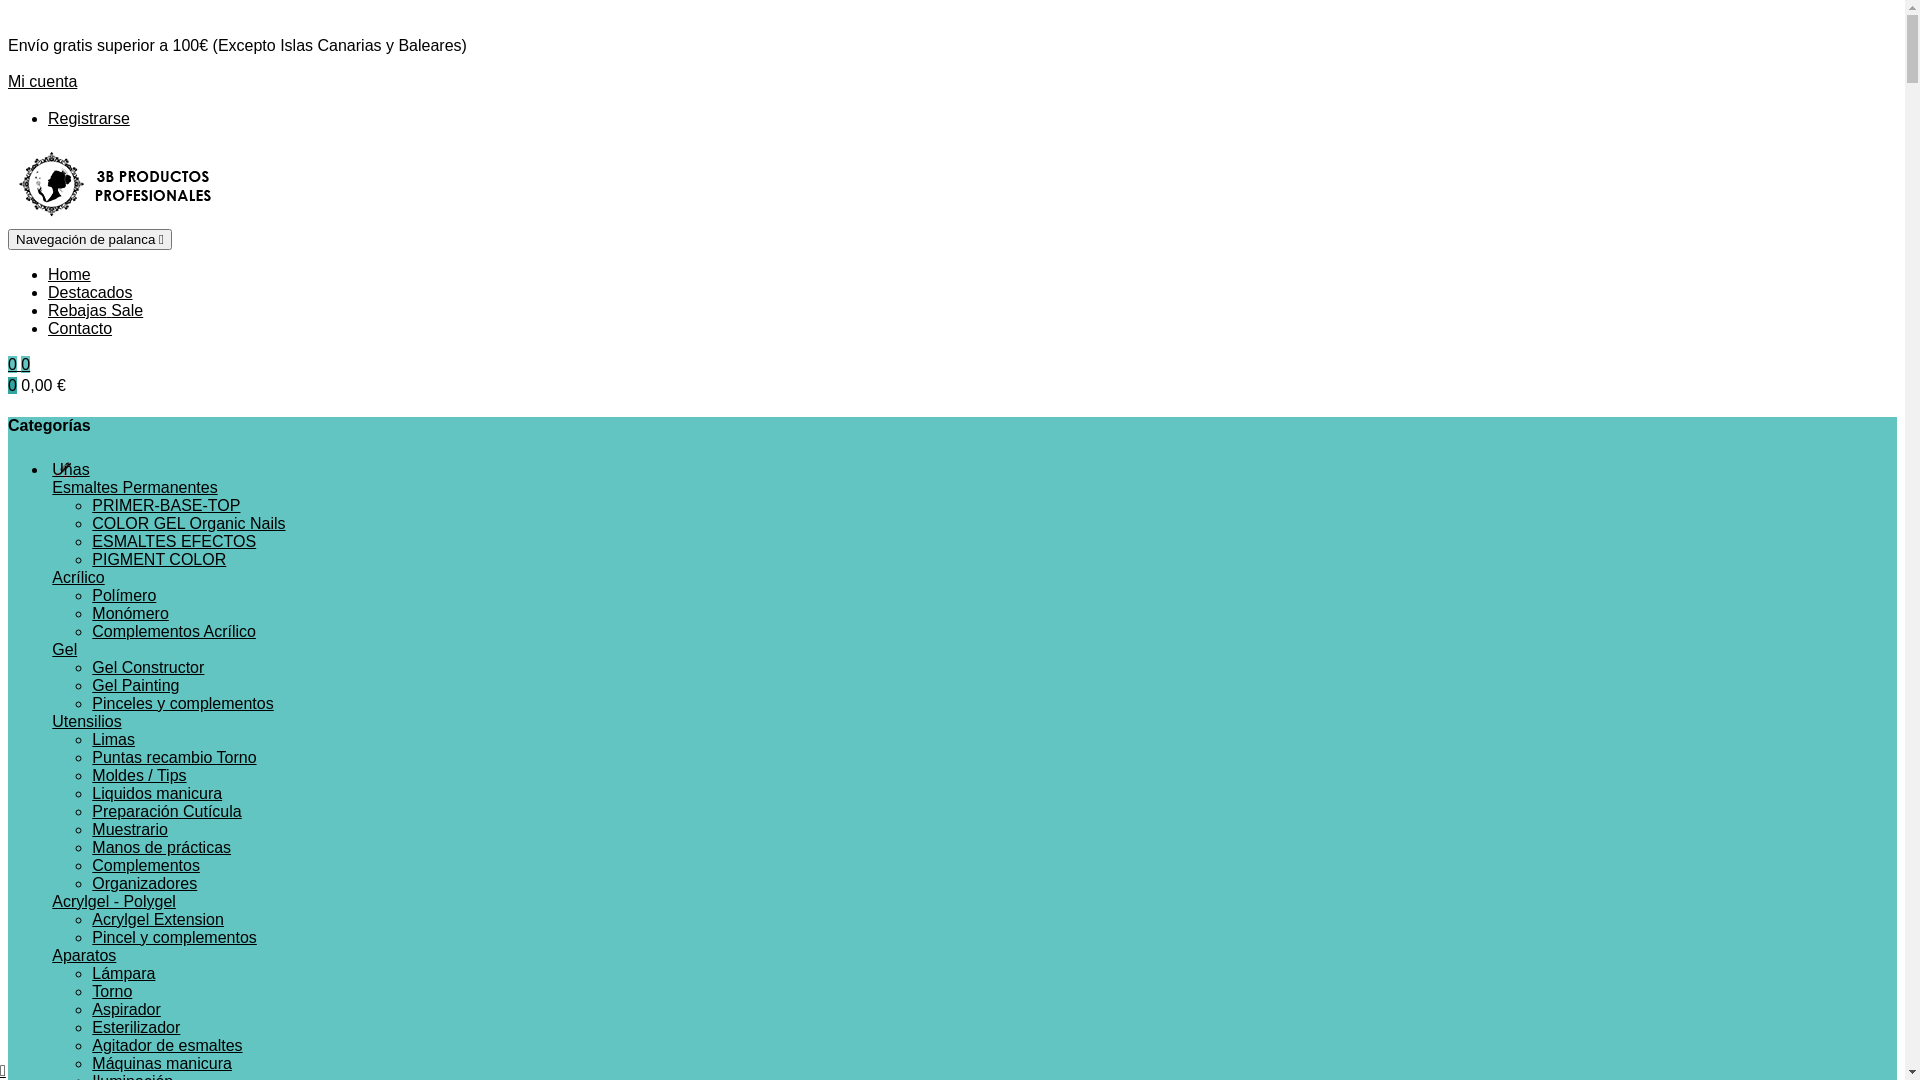  Describe the element at coordinates (48, 118) in the screenshot. I see `'Registrarse'` at that location.